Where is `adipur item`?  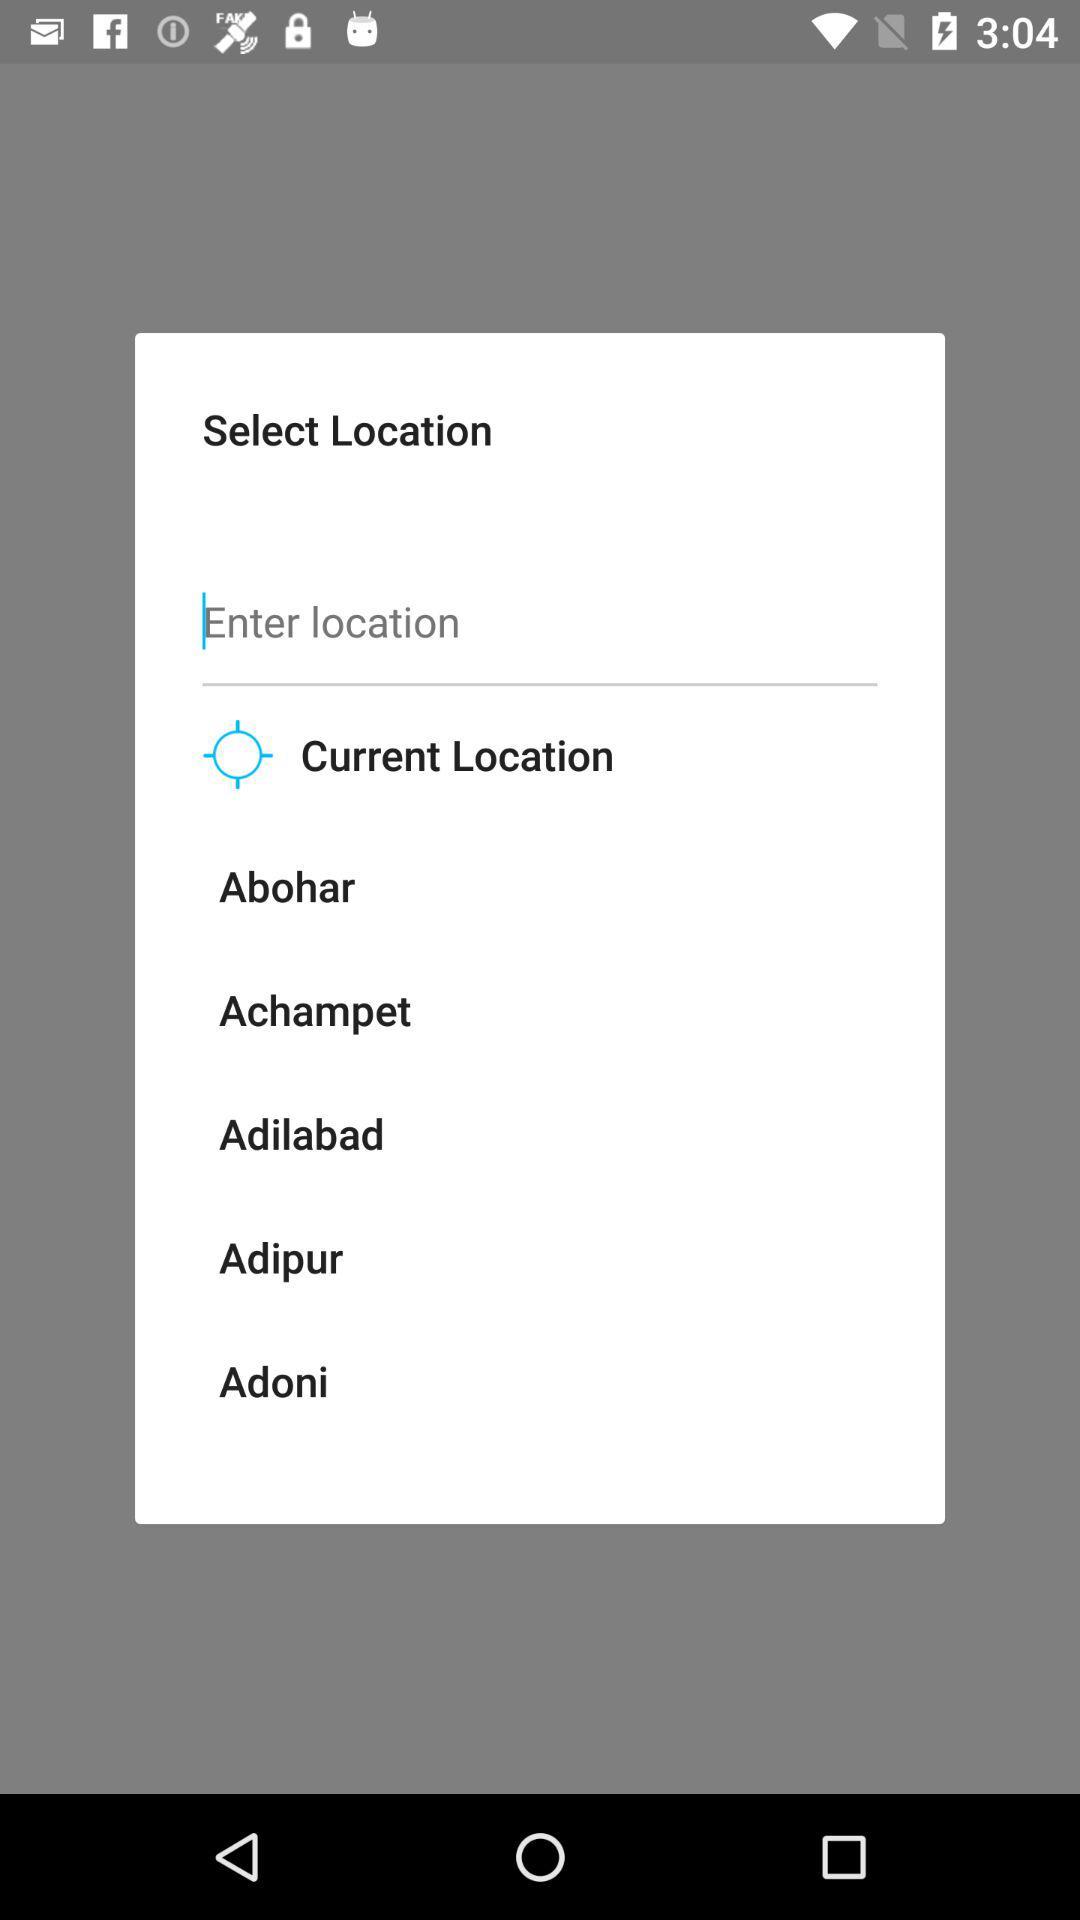
adipur item is located at coordinates (281, 1256).